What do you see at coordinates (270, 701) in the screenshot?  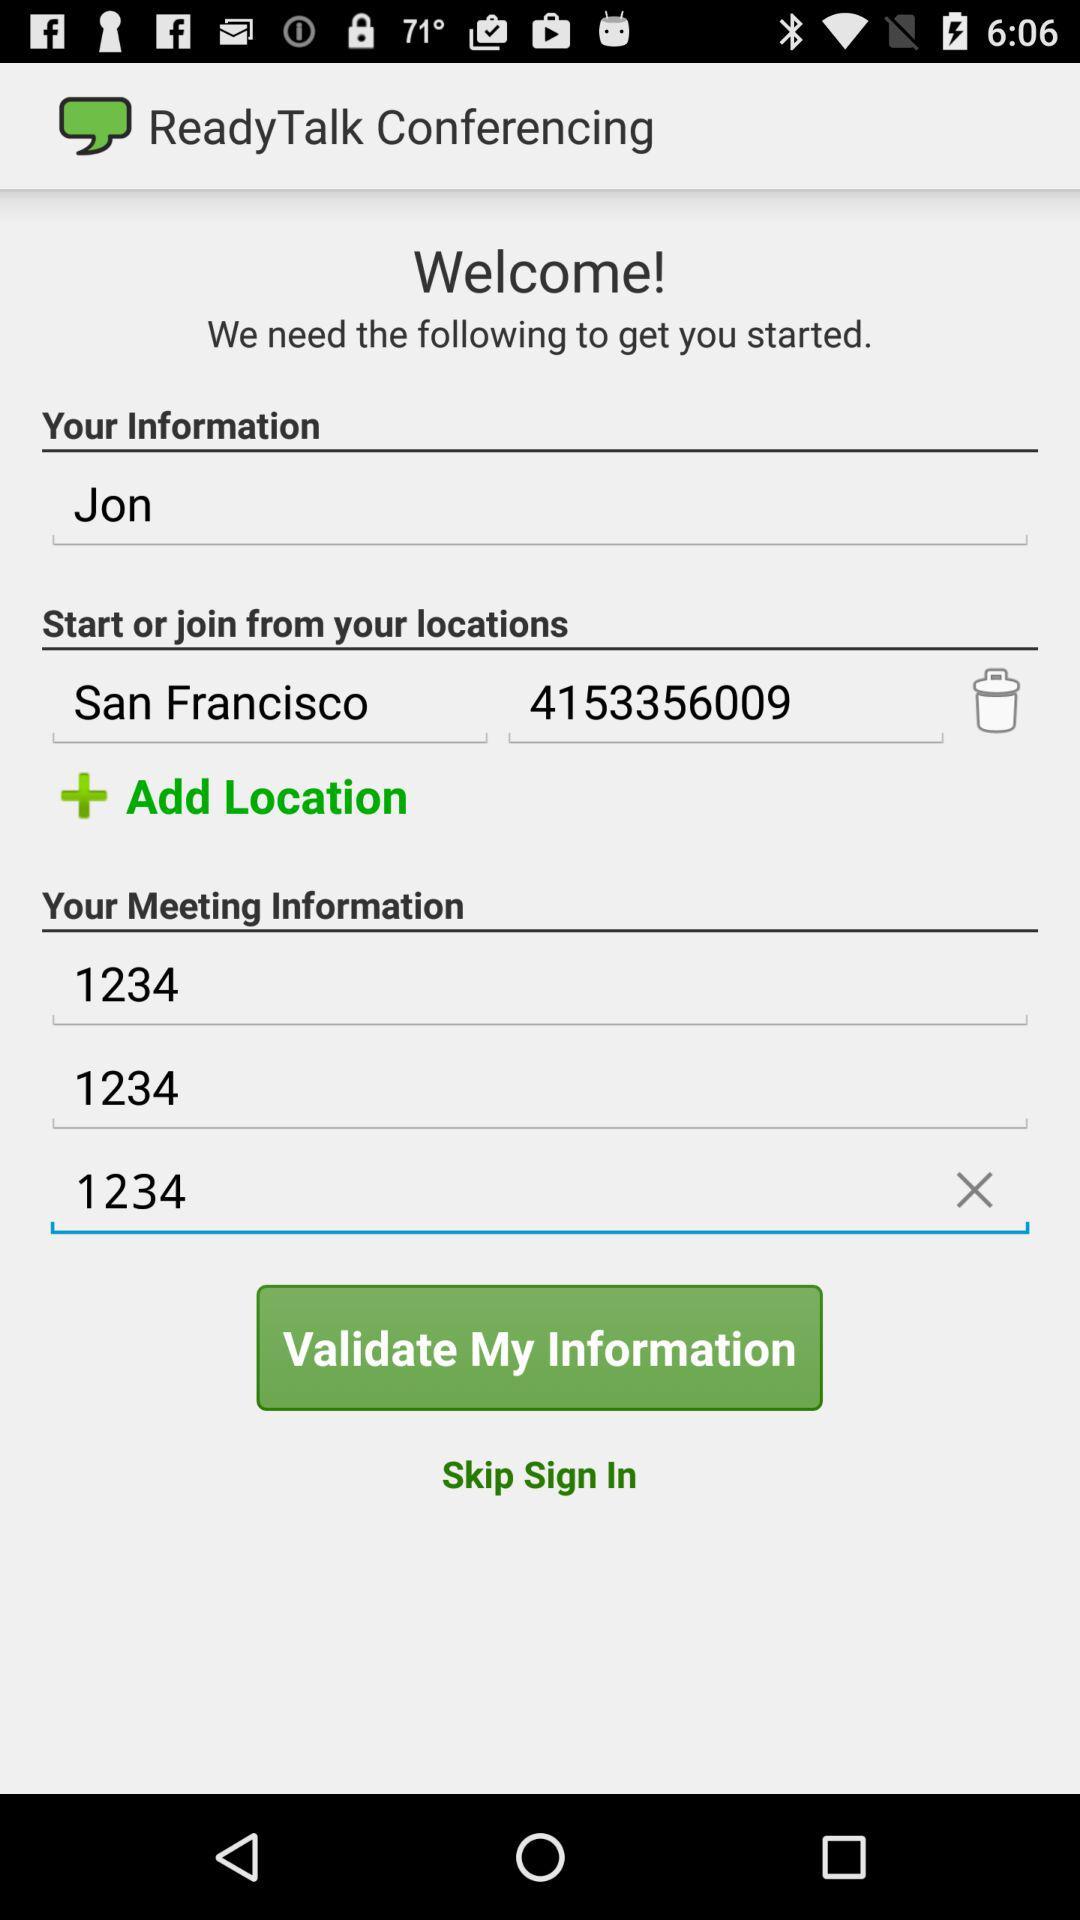 I see `icon to the left of the 4153356009` at bounding box center [270, 701].